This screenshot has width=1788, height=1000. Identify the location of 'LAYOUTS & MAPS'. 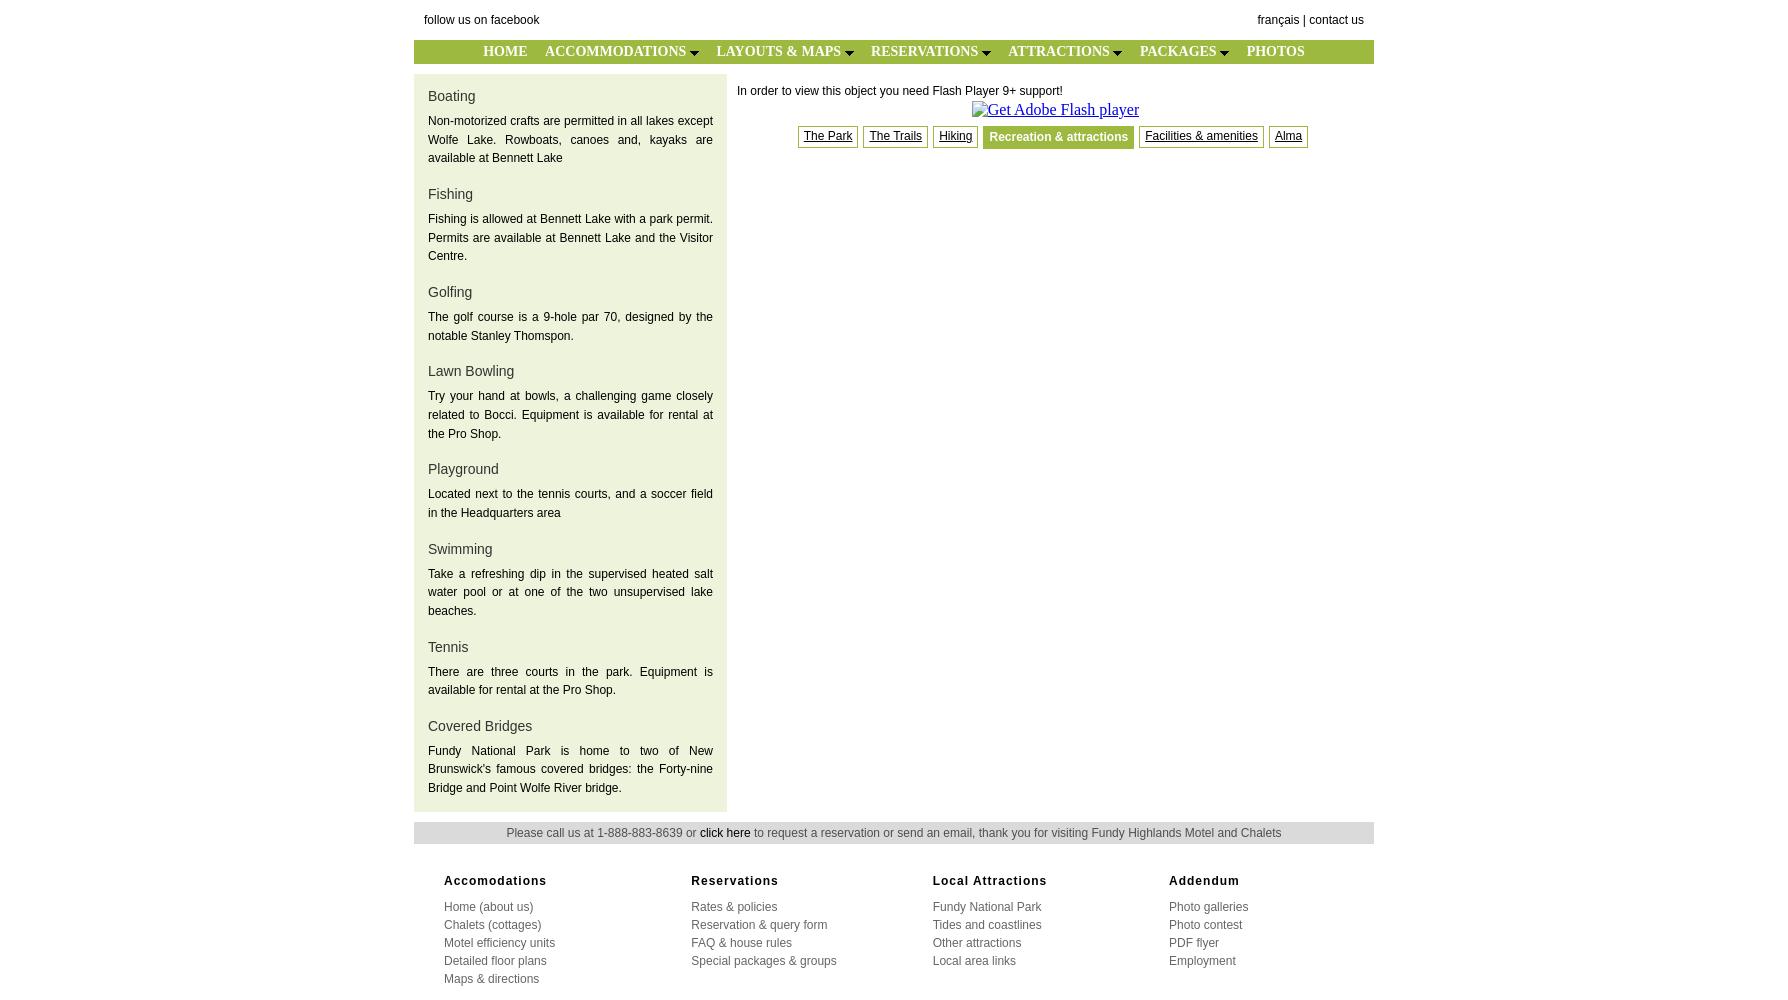
(778, 51).